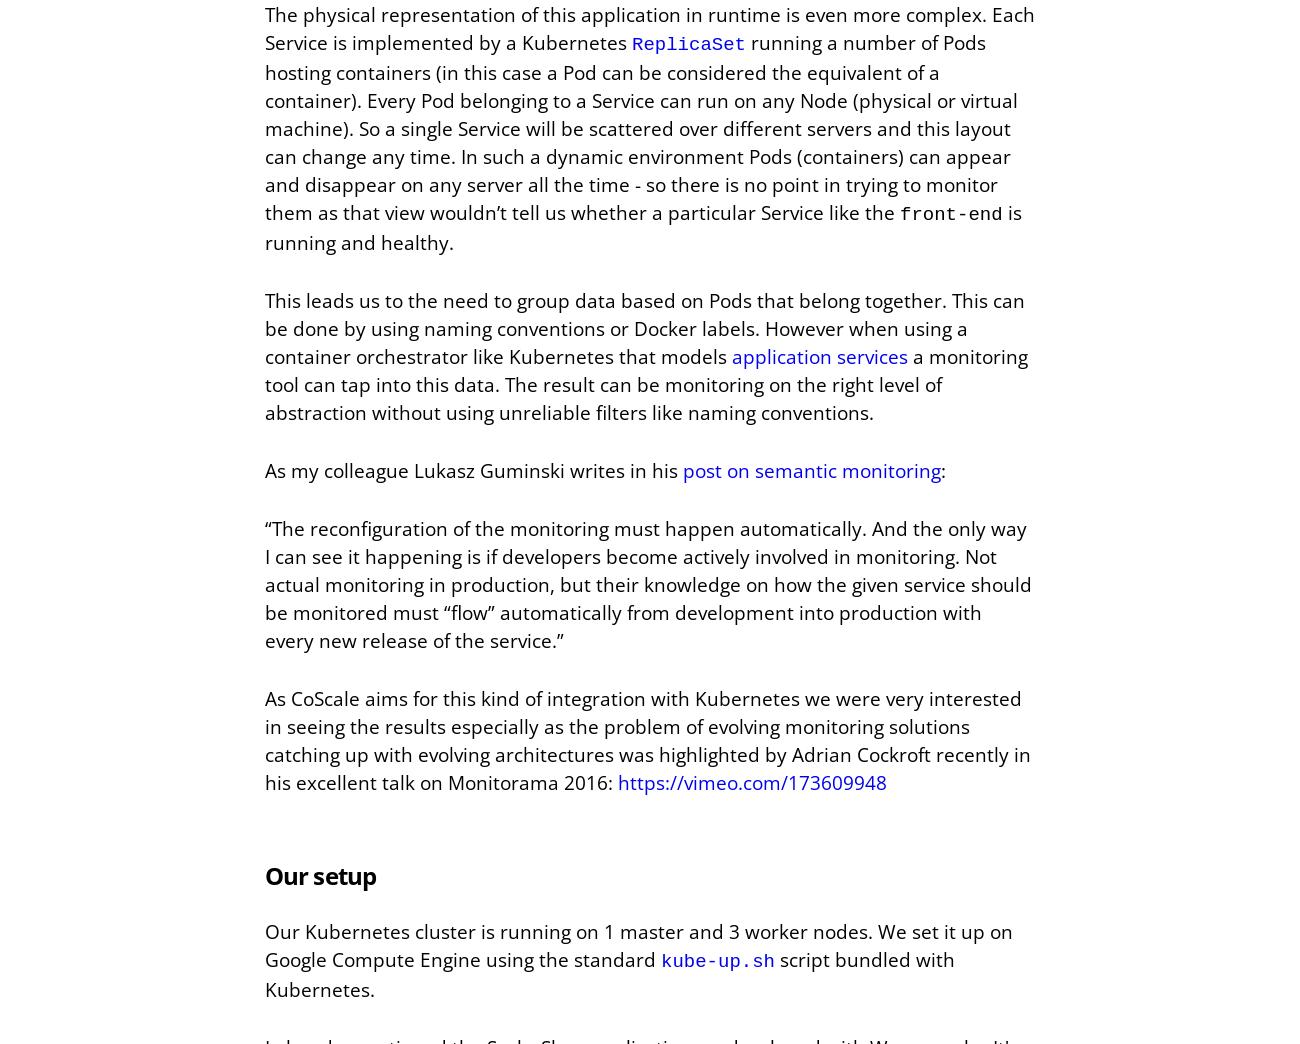 This screenshot has width=1300, height=1044. I want to click on '“The reconfiguration of the monitoring must happen automatically. And the only way I can see it happening is if developers become actively involved in monitoring. Not actual monitoring in production, but their knowledge on how the given service should be monitored must “flow” automatically from development into production with every new release of the service.”', so click(263, 583).